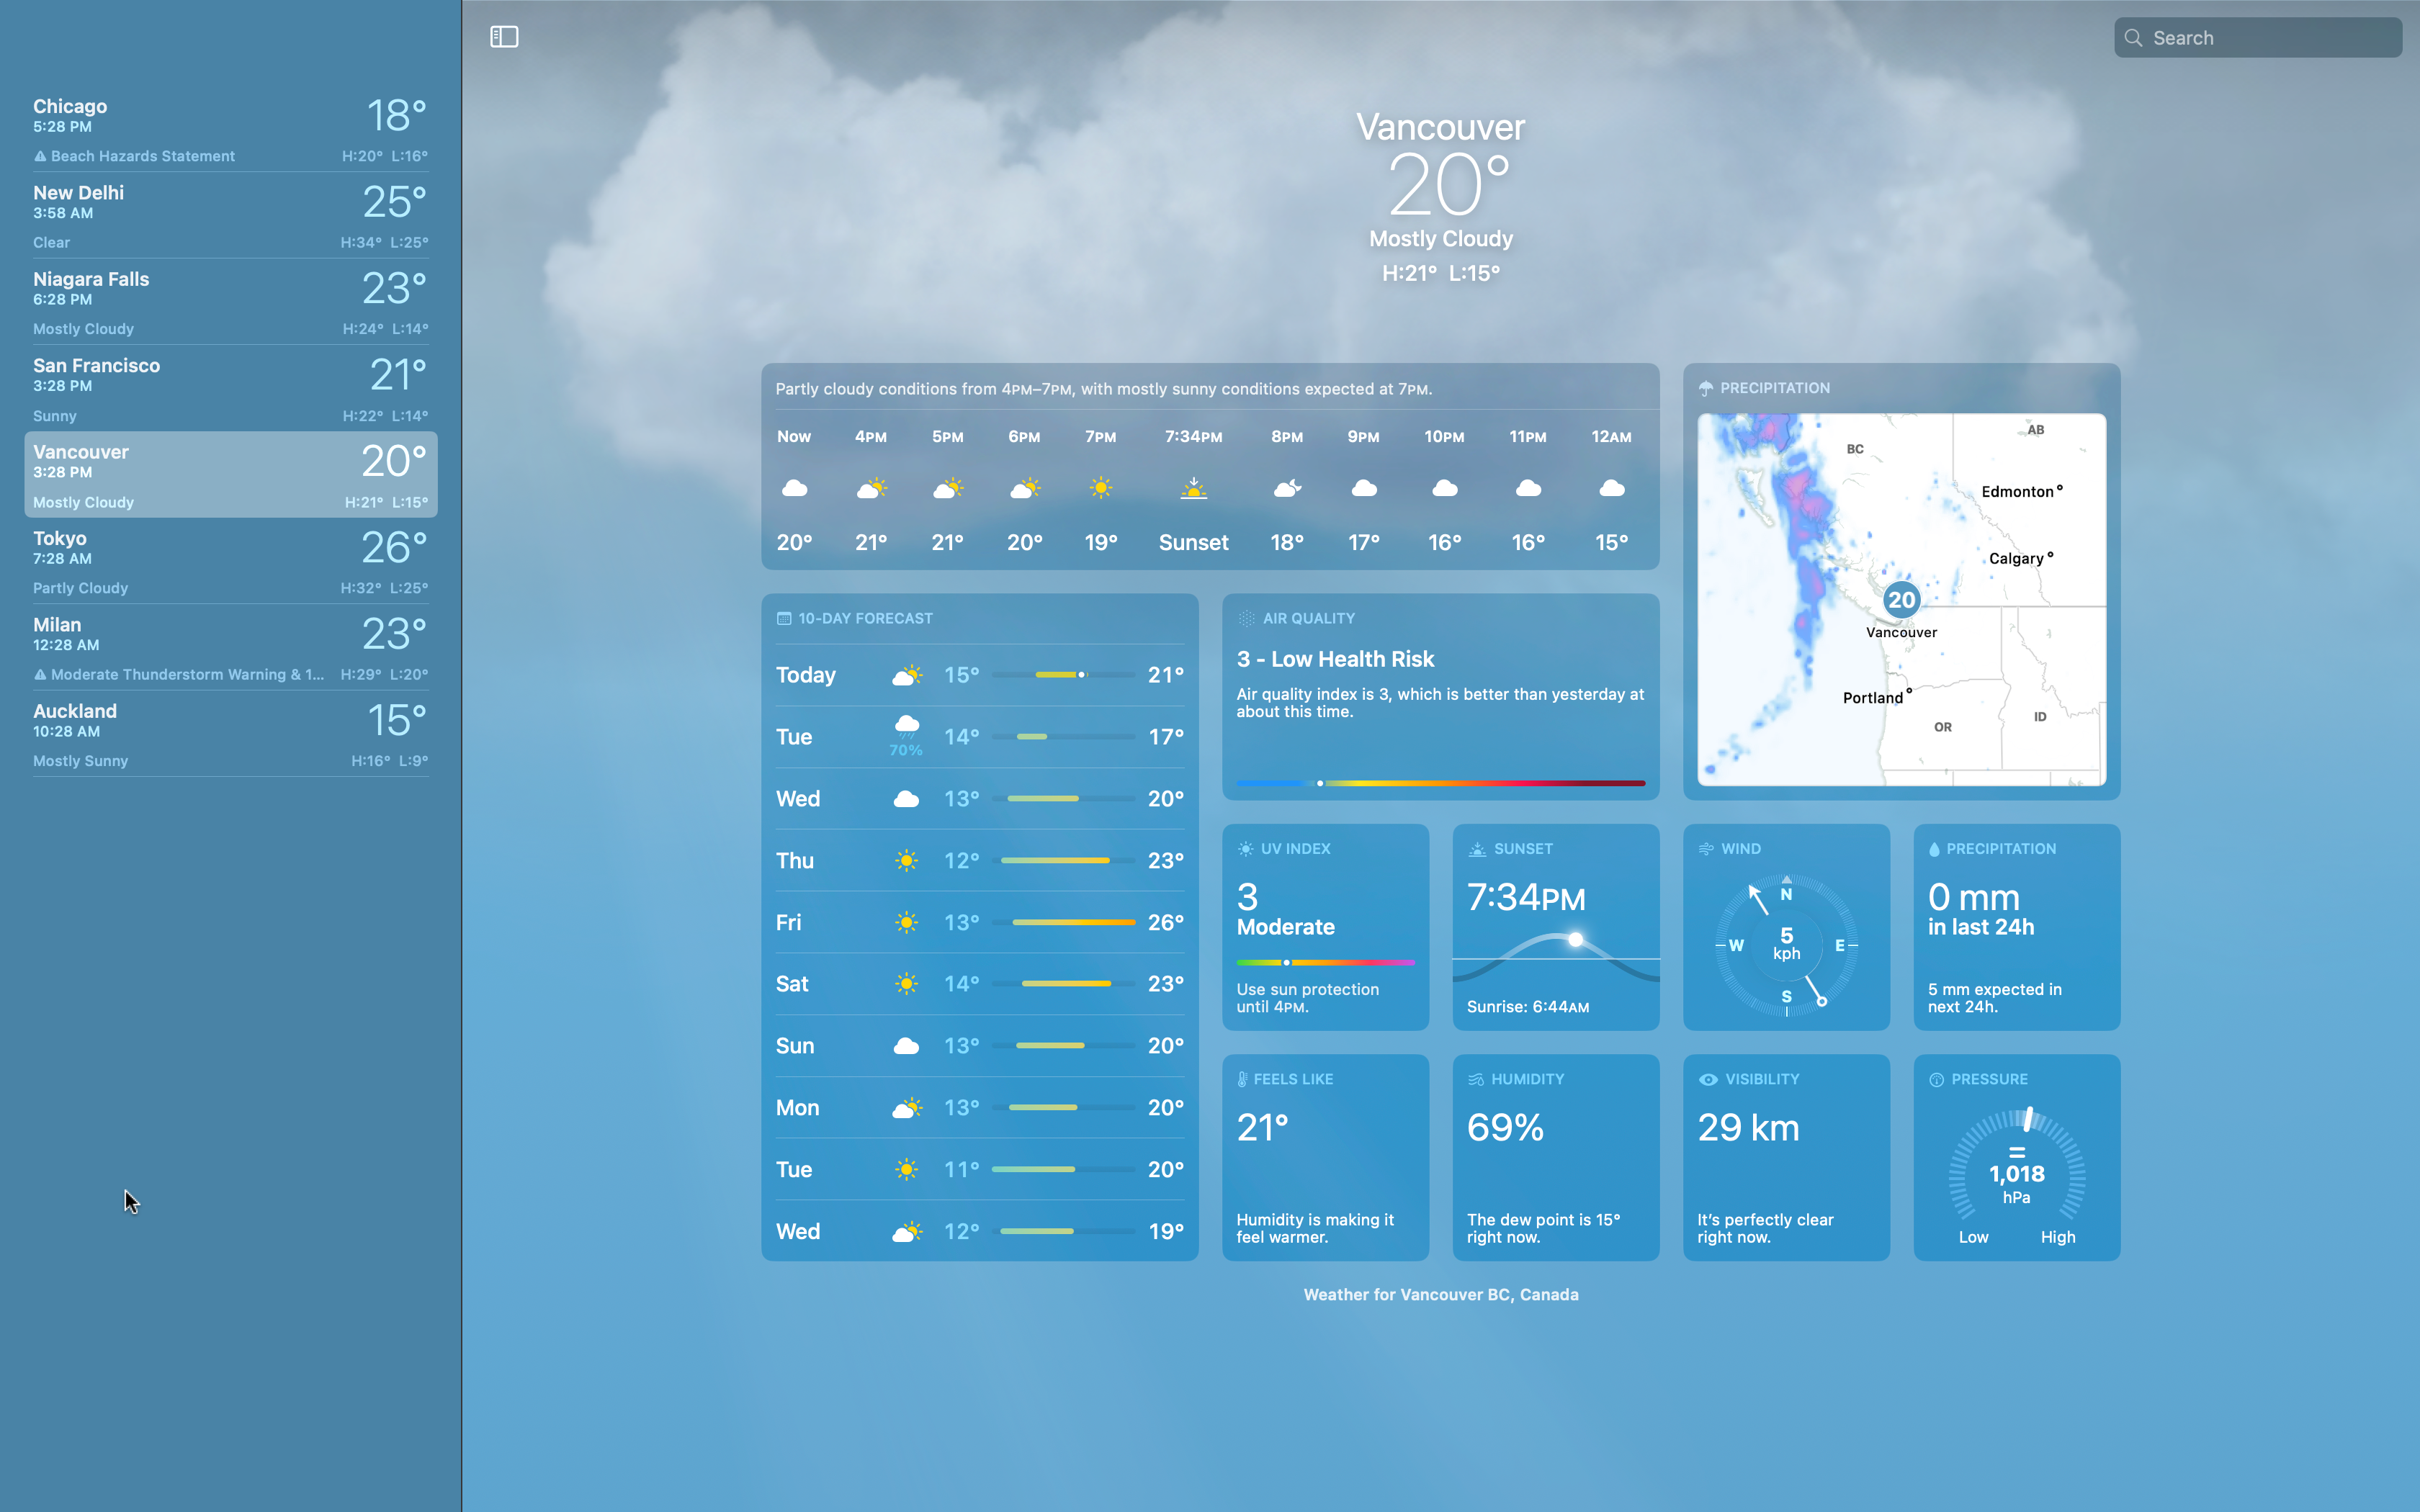 This screenshot has width=2420, height=1512. Describe the element at coordinates (979, 926) in the screenshot. I see `the 10 day weather outlook for Vancouver` at that location.